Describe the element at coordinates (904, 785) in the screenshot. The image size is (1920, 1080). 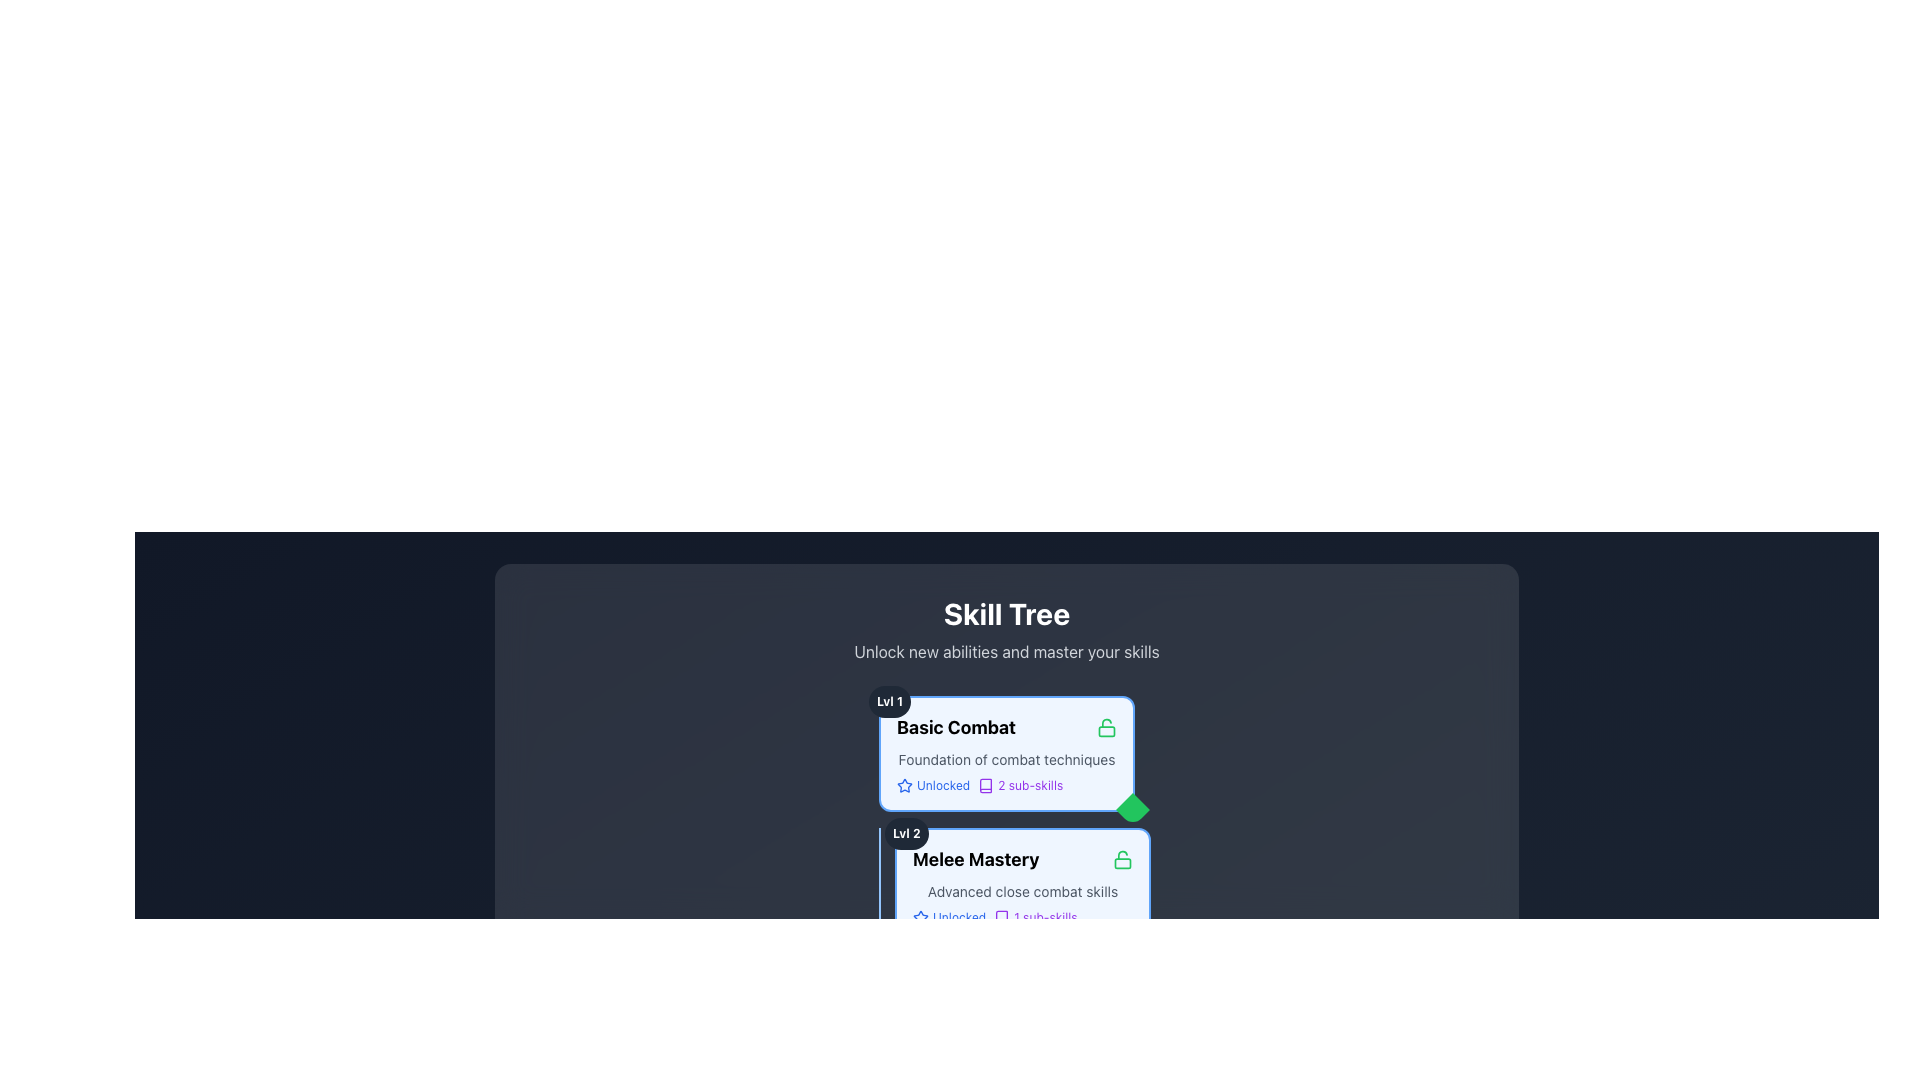
I see `the star-shaped icon with a blue outline located to the left of the label 'Unlocked'` at that location.